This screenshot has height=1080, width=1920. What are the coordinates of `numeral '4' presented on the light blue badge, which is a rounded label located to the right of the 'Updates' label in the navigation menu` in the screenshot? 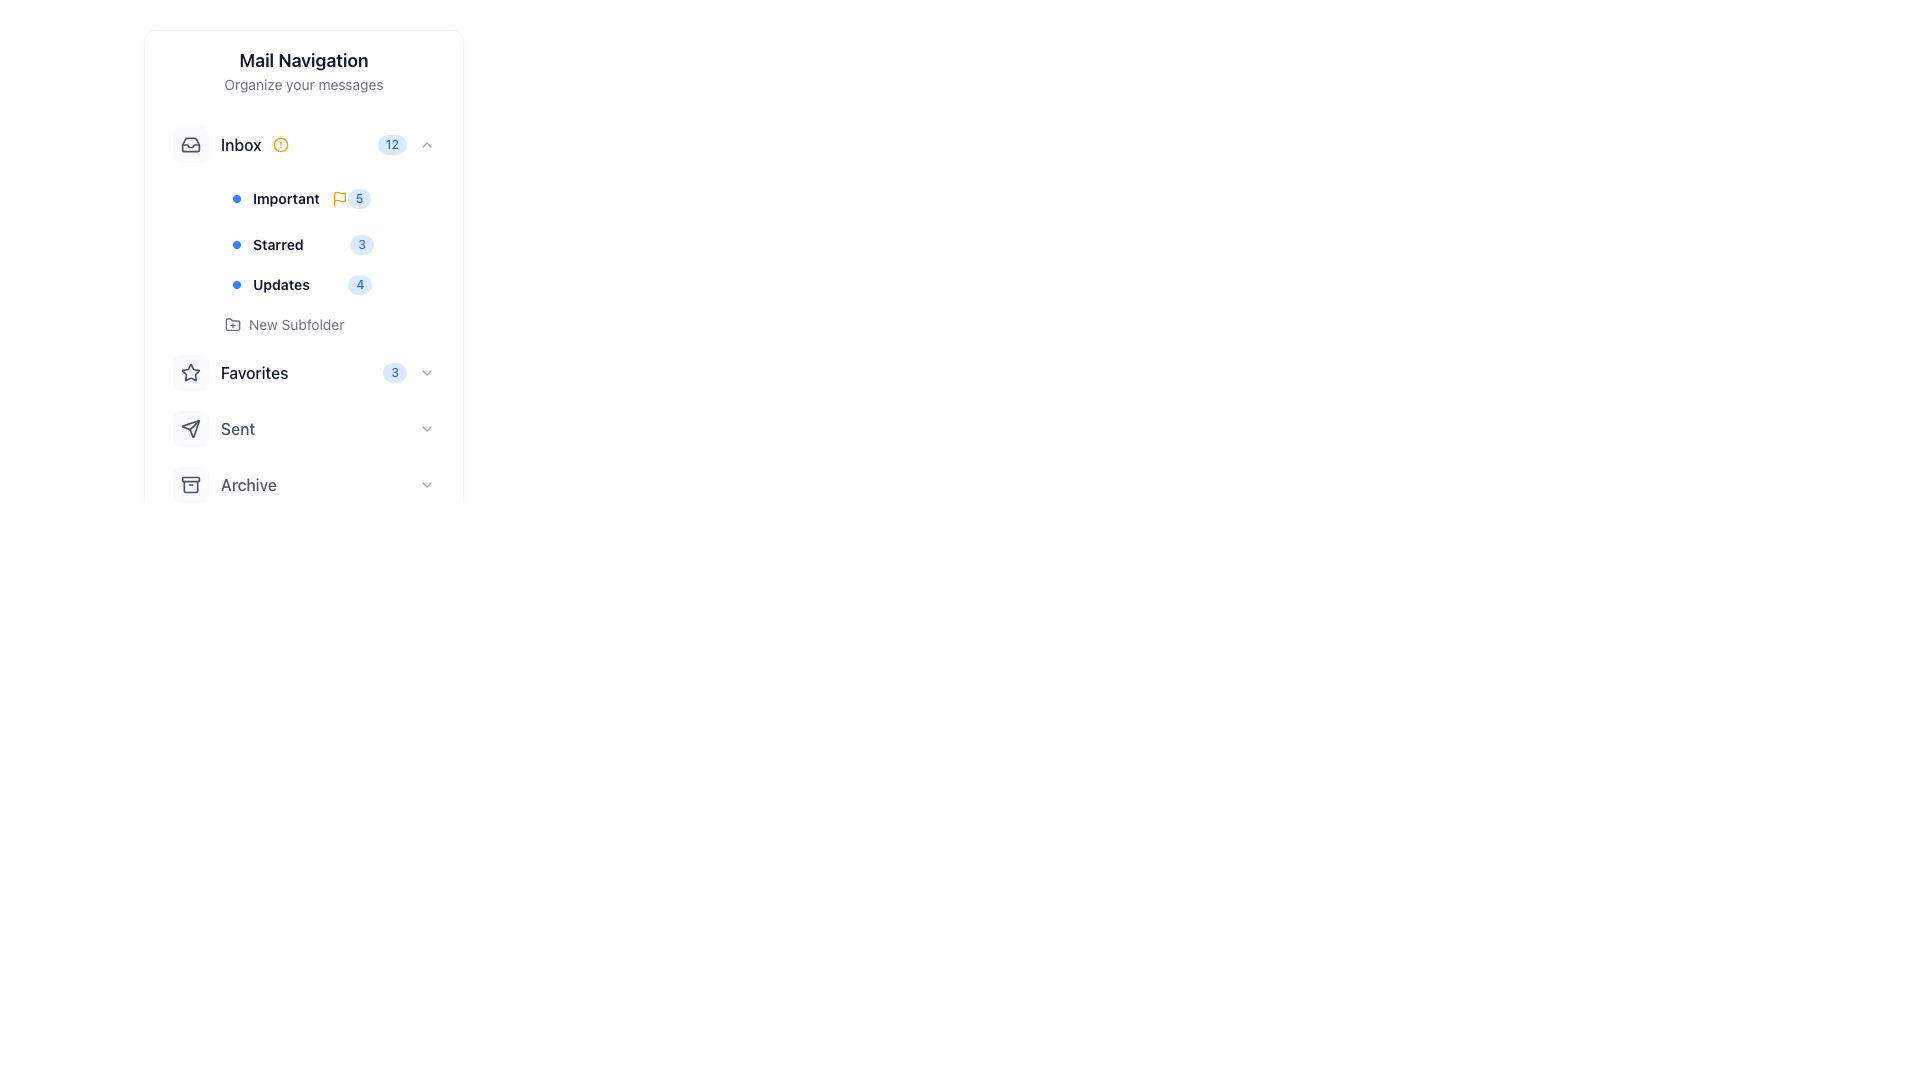 It's located at (360, 285).